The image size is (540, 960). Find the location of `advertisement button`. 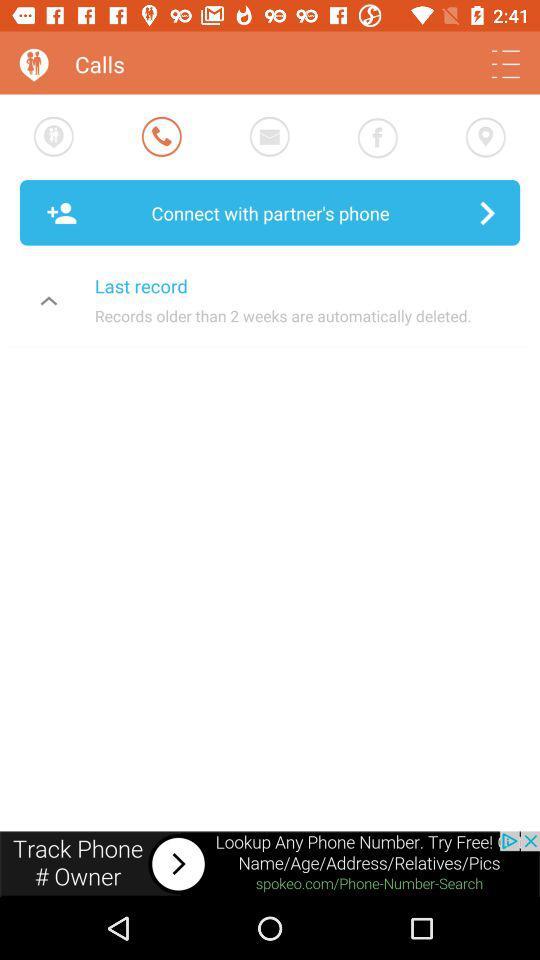

advertisement button is located at coordinates (270, 863).